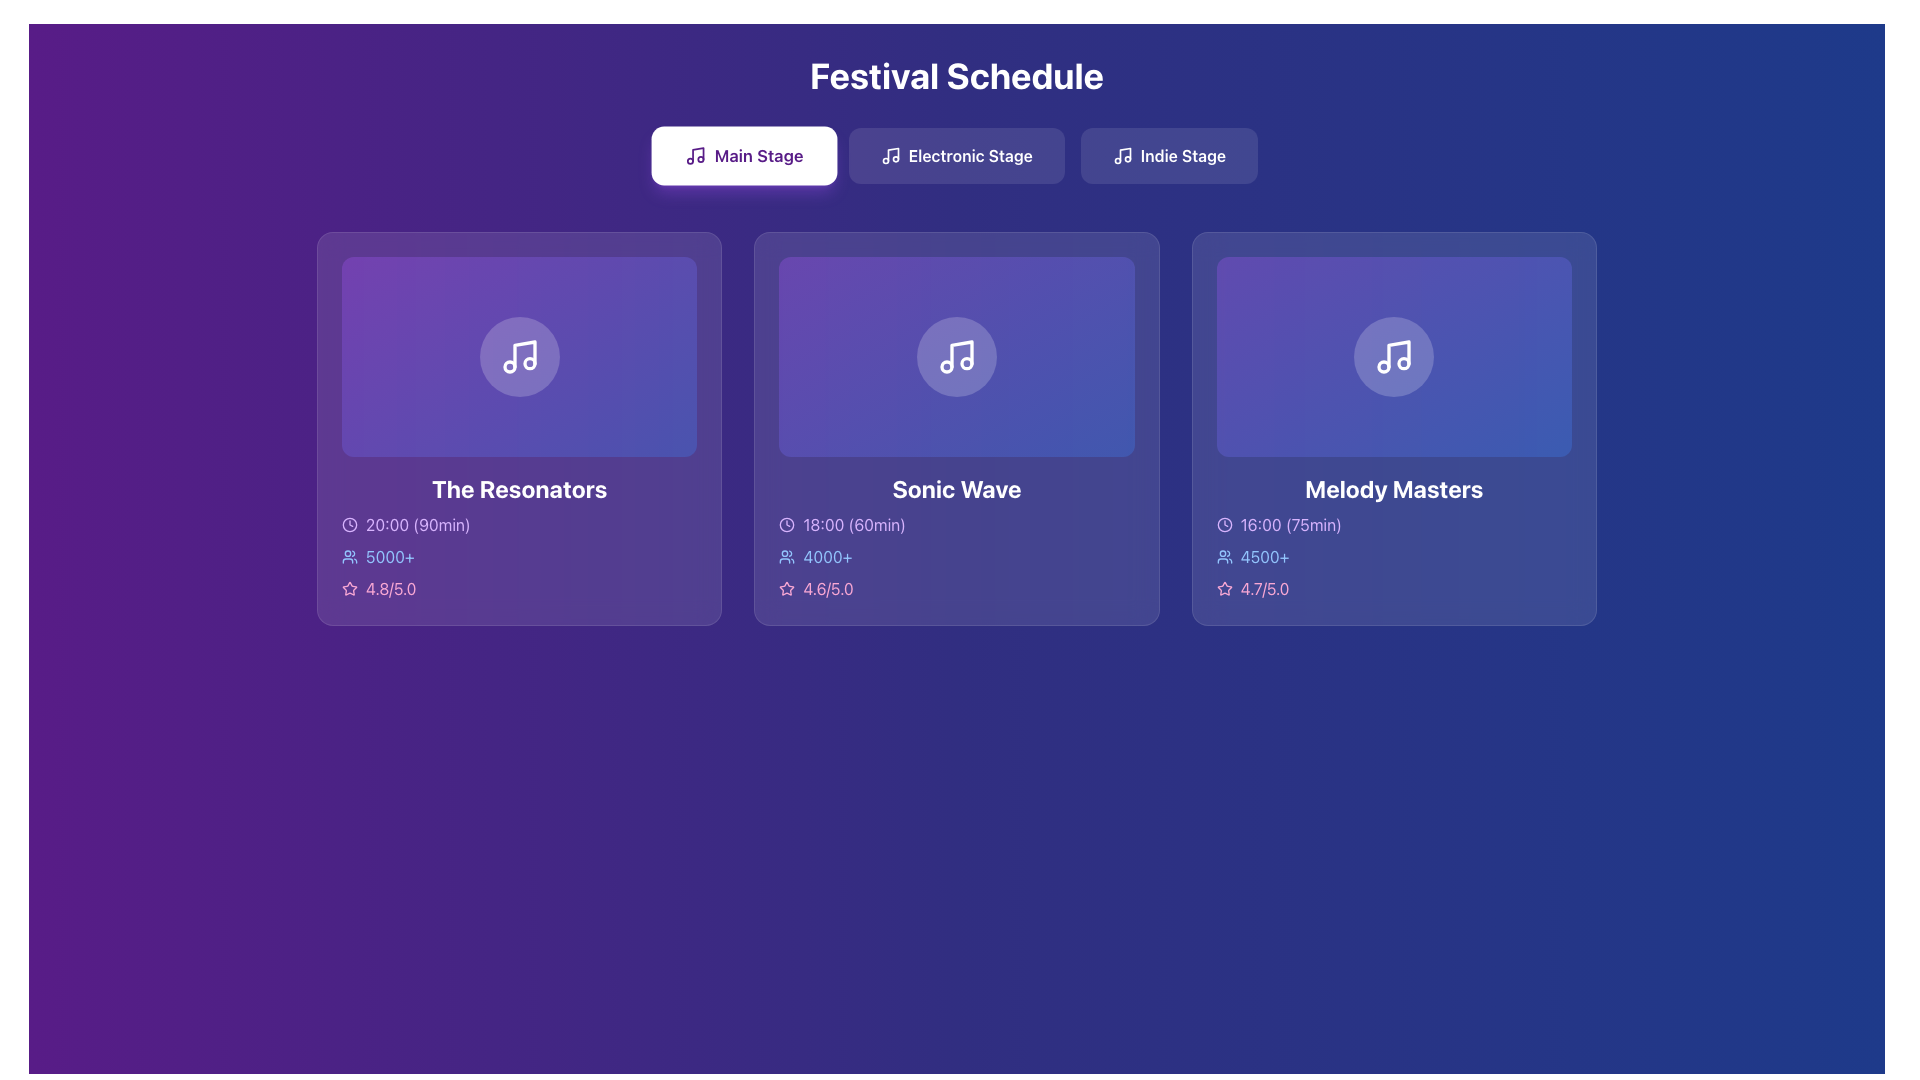 The height and width of the screenshot is (1080, 1920). I want to click on the rectangular card with a gradient background and a white music note icon at its center within the 'Melody Masters' card in the 'Festival Schedule' interface, so click(1393, 355).